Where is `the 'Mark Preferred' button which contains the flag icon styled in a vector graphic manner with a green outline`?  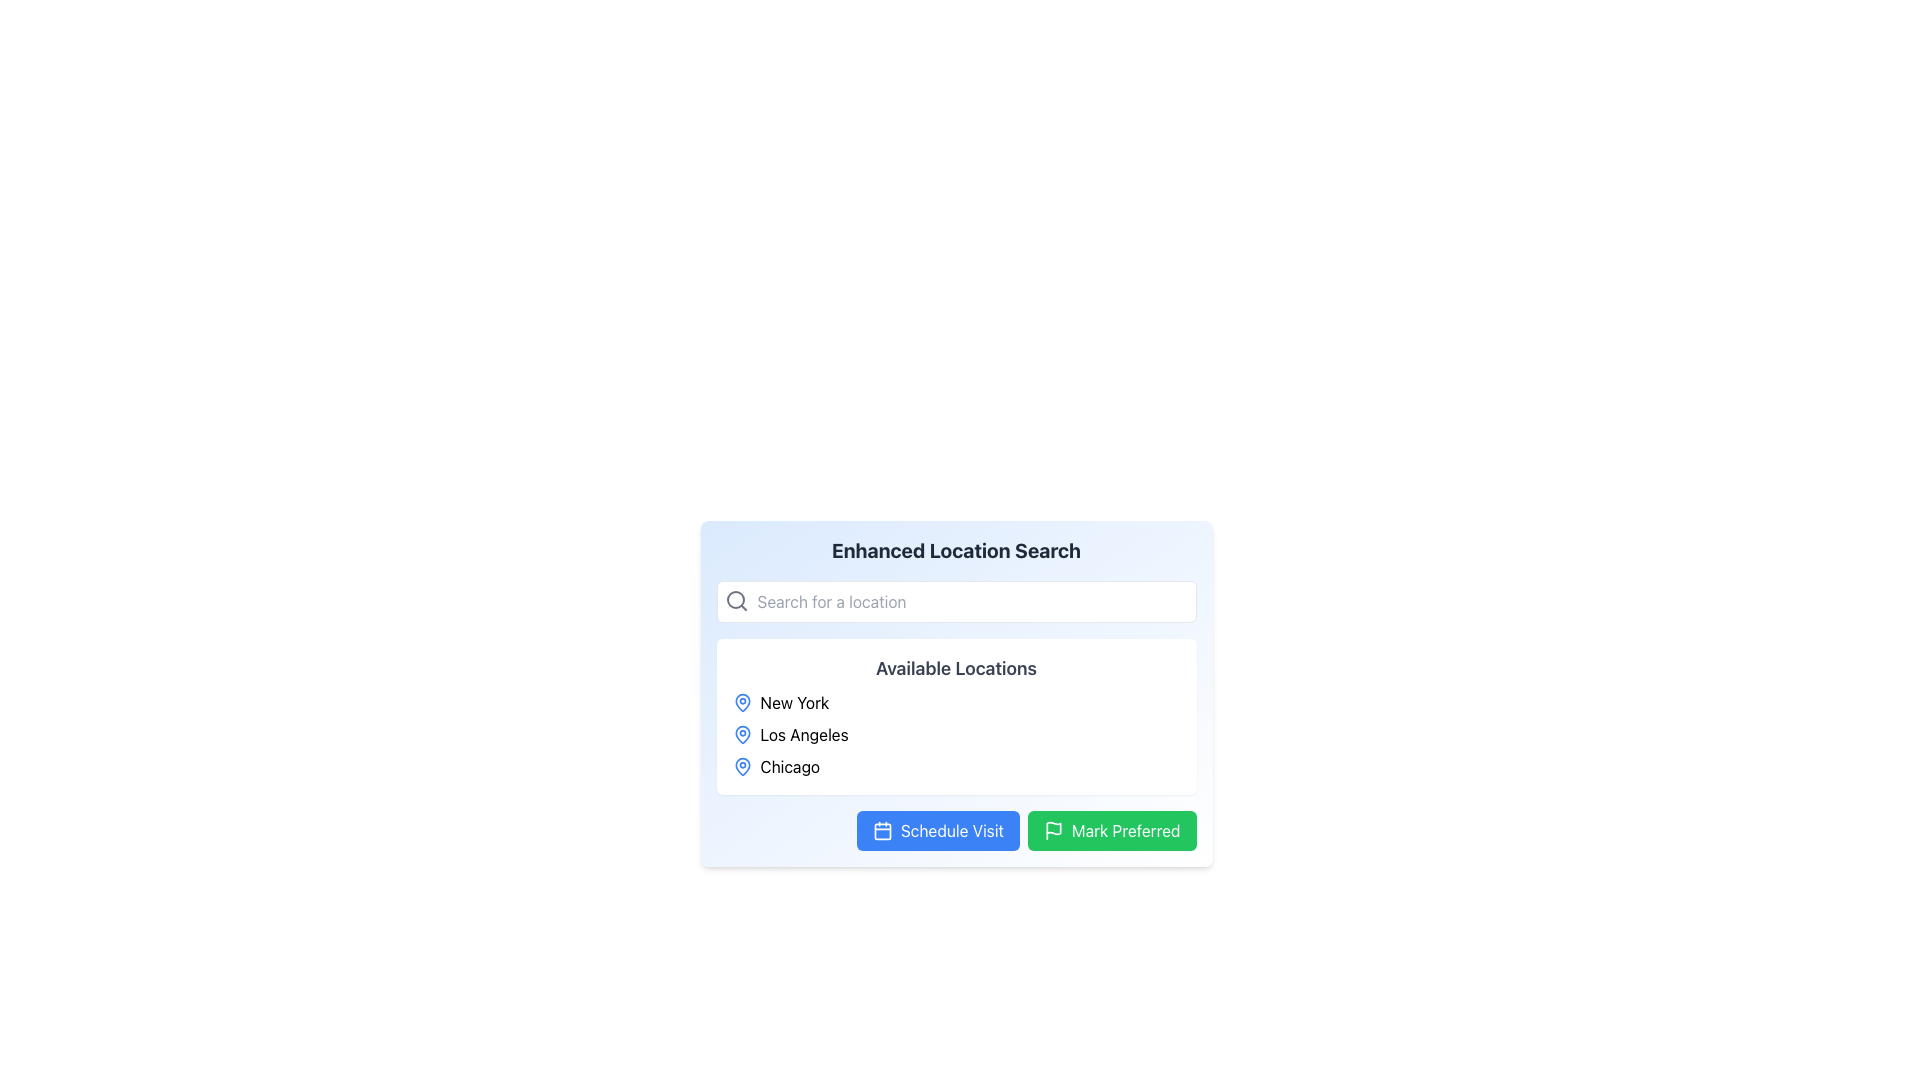
the 'Mark Preferred' button which contains the flag icon styled in a vector graphic manner with a green outline is located at coordinates (1052, 830).